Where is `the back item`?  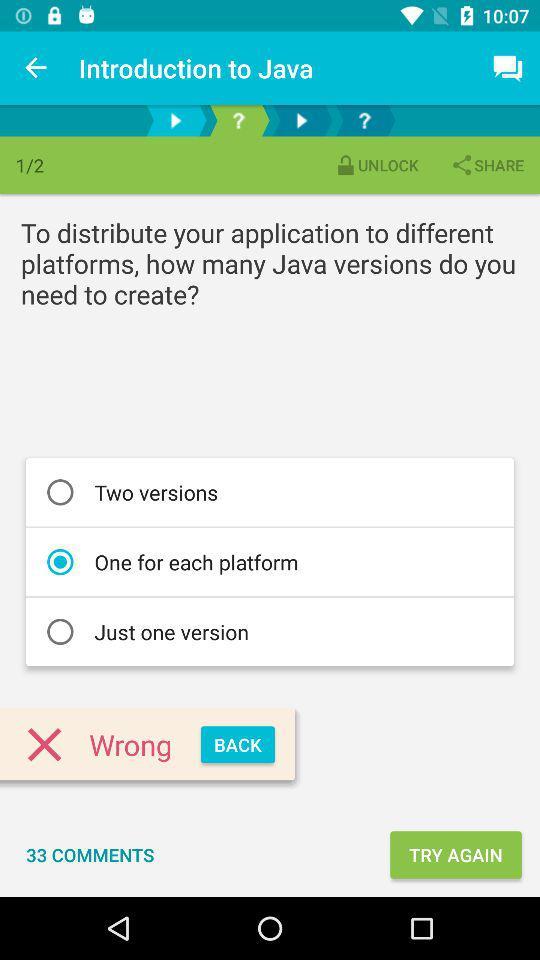 the back item is located at coordinates (237, 743).